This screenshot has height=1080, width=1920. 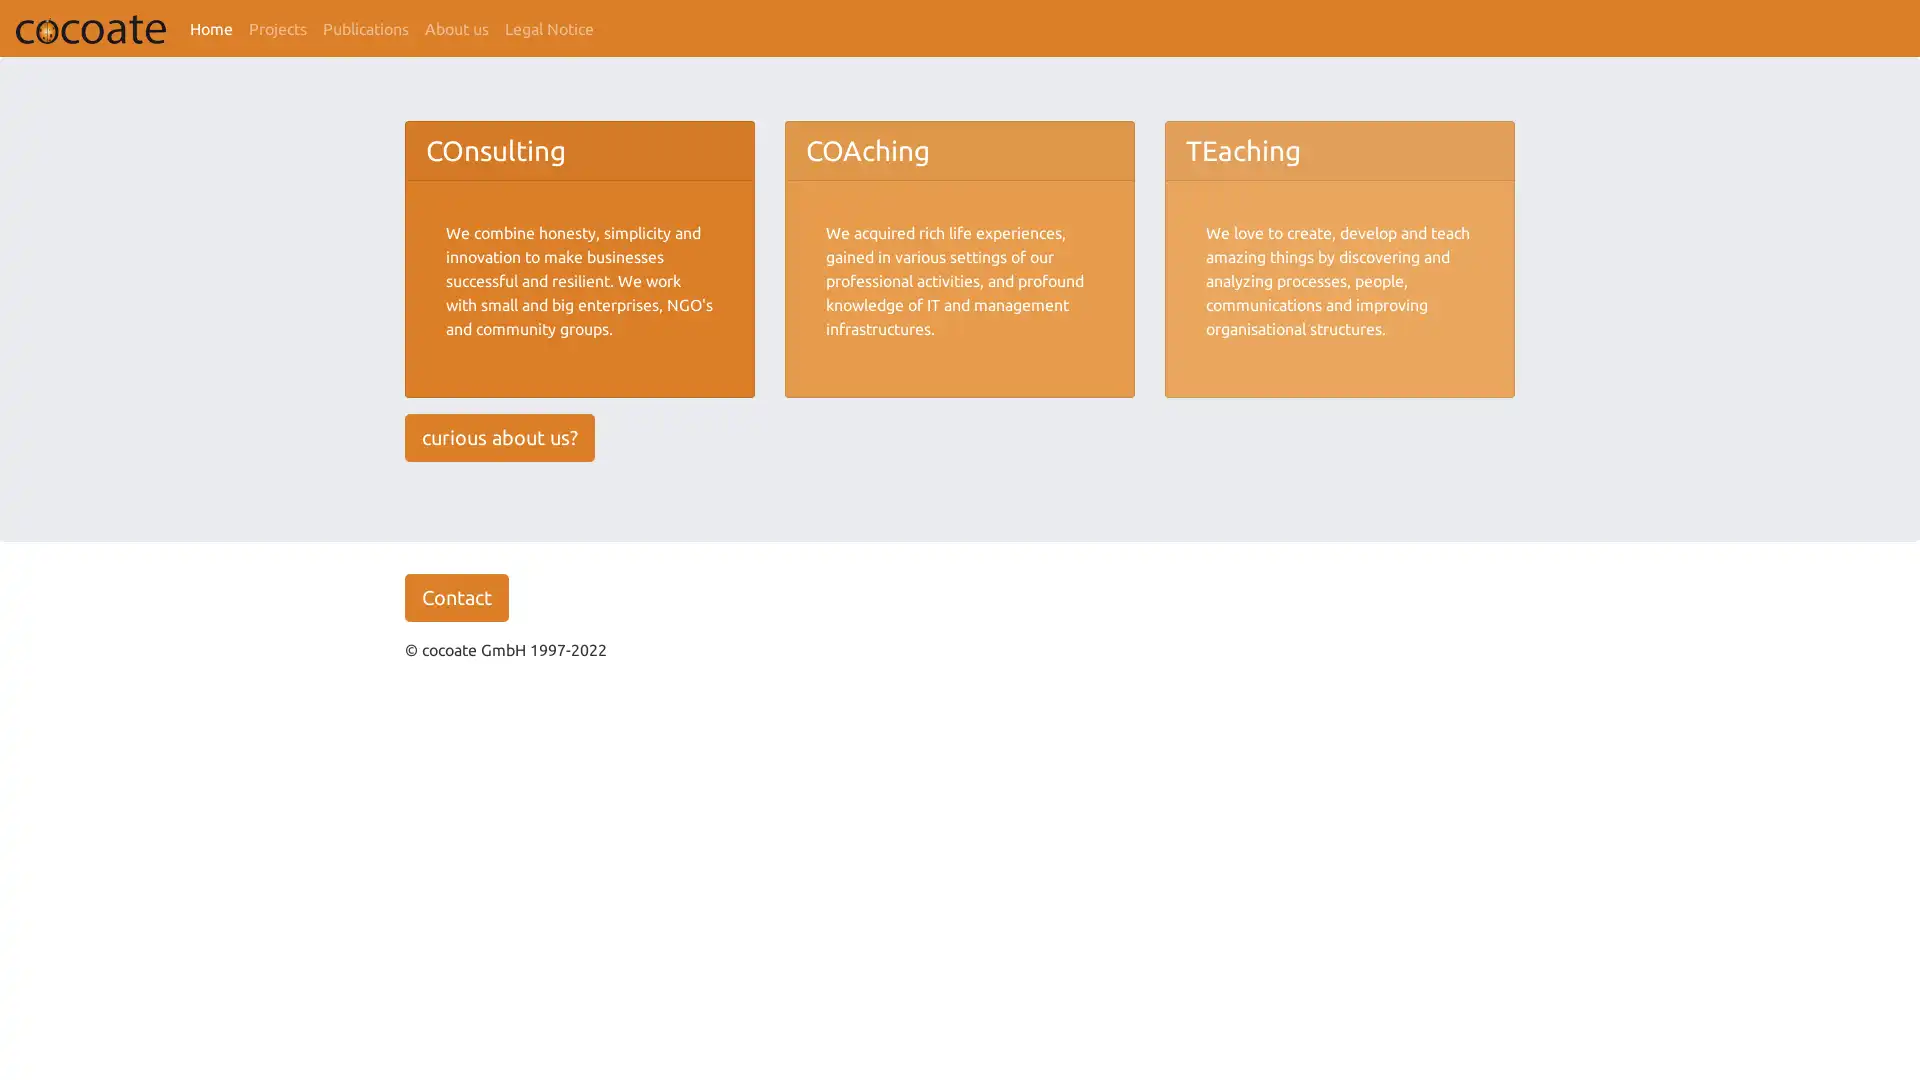 What do you see at coordinates (455, 596) in the screenshot?
I see `Contact` at bounding box center [455, 596].